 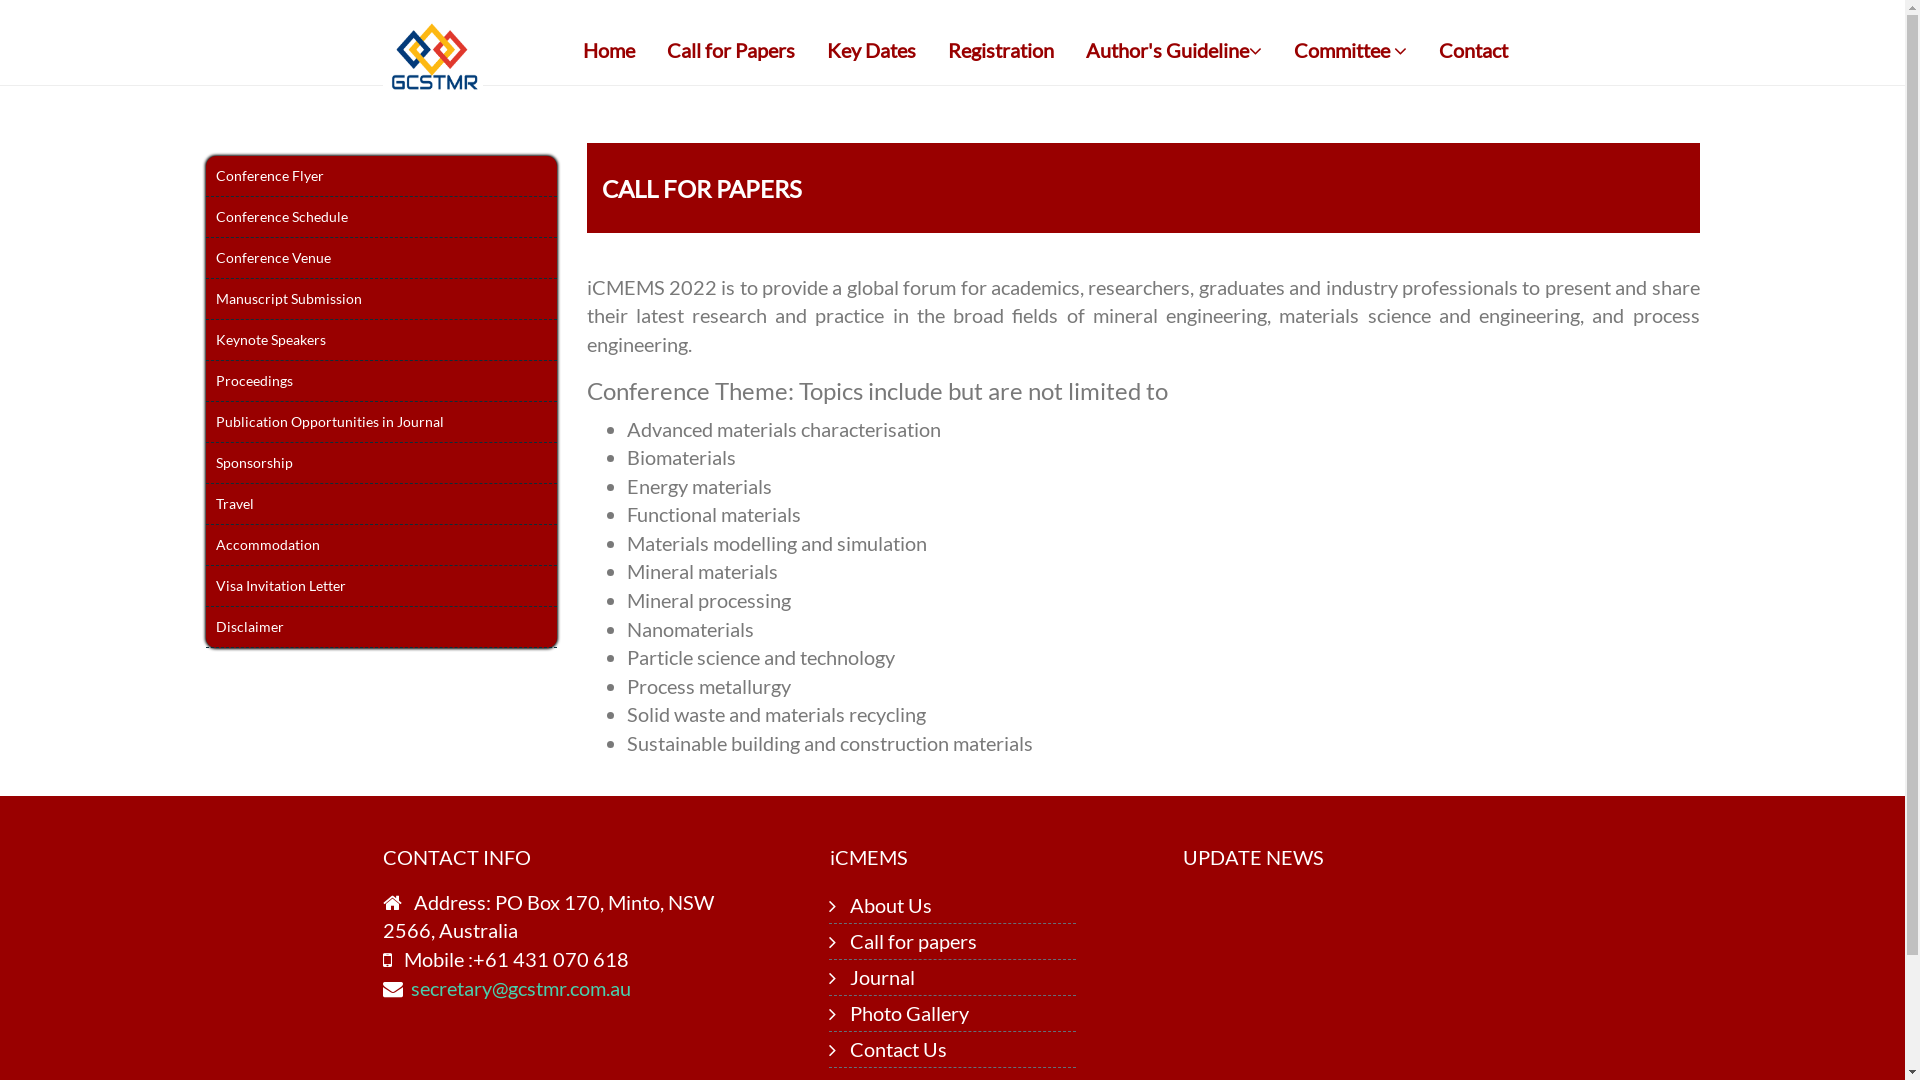 What do you see at coordinates (381, 421) in the screenshot?
I see `'Publication Opportunities in Journal'` at bounding box center [381, 421].